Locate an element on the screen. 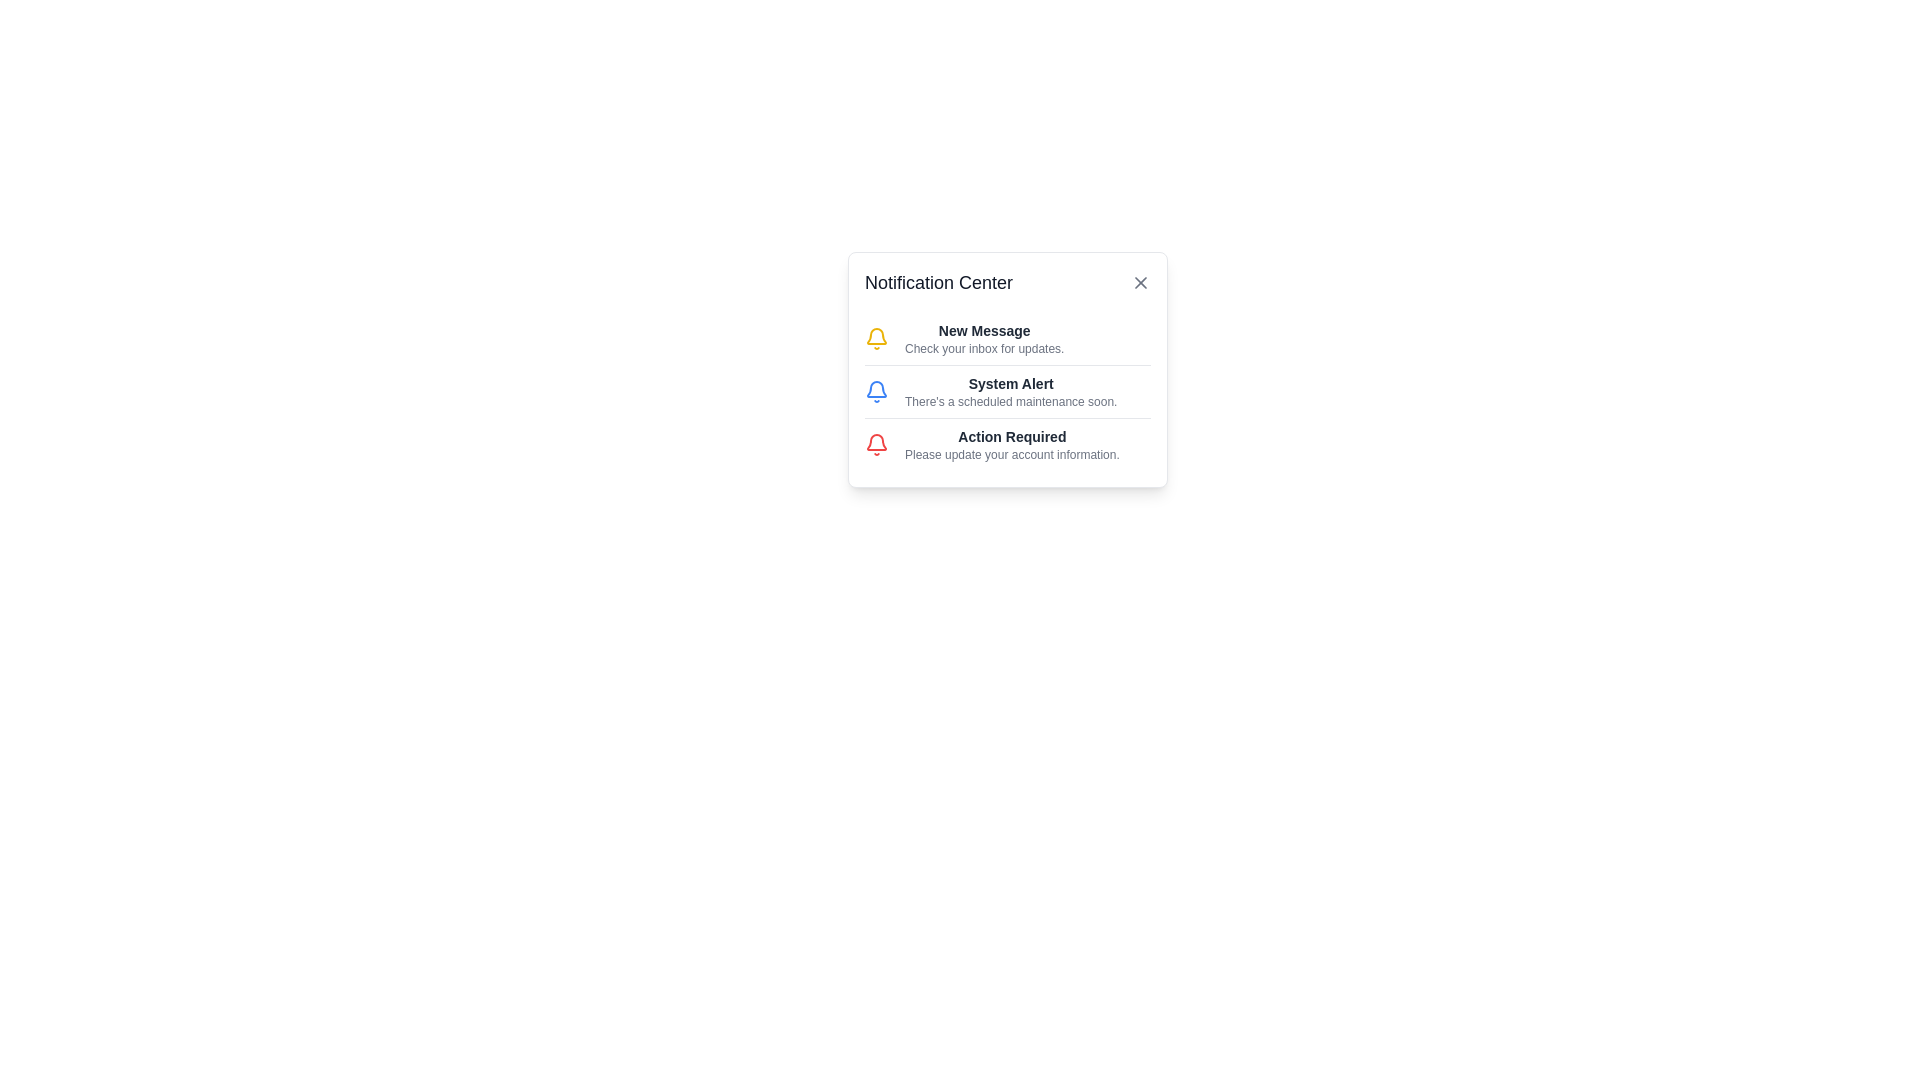 This screenshot has height=1080, width=1920. the title text label of the notification, which serves as a heading and provides a quick summary of the notification content is located at coordinates (984, 330).